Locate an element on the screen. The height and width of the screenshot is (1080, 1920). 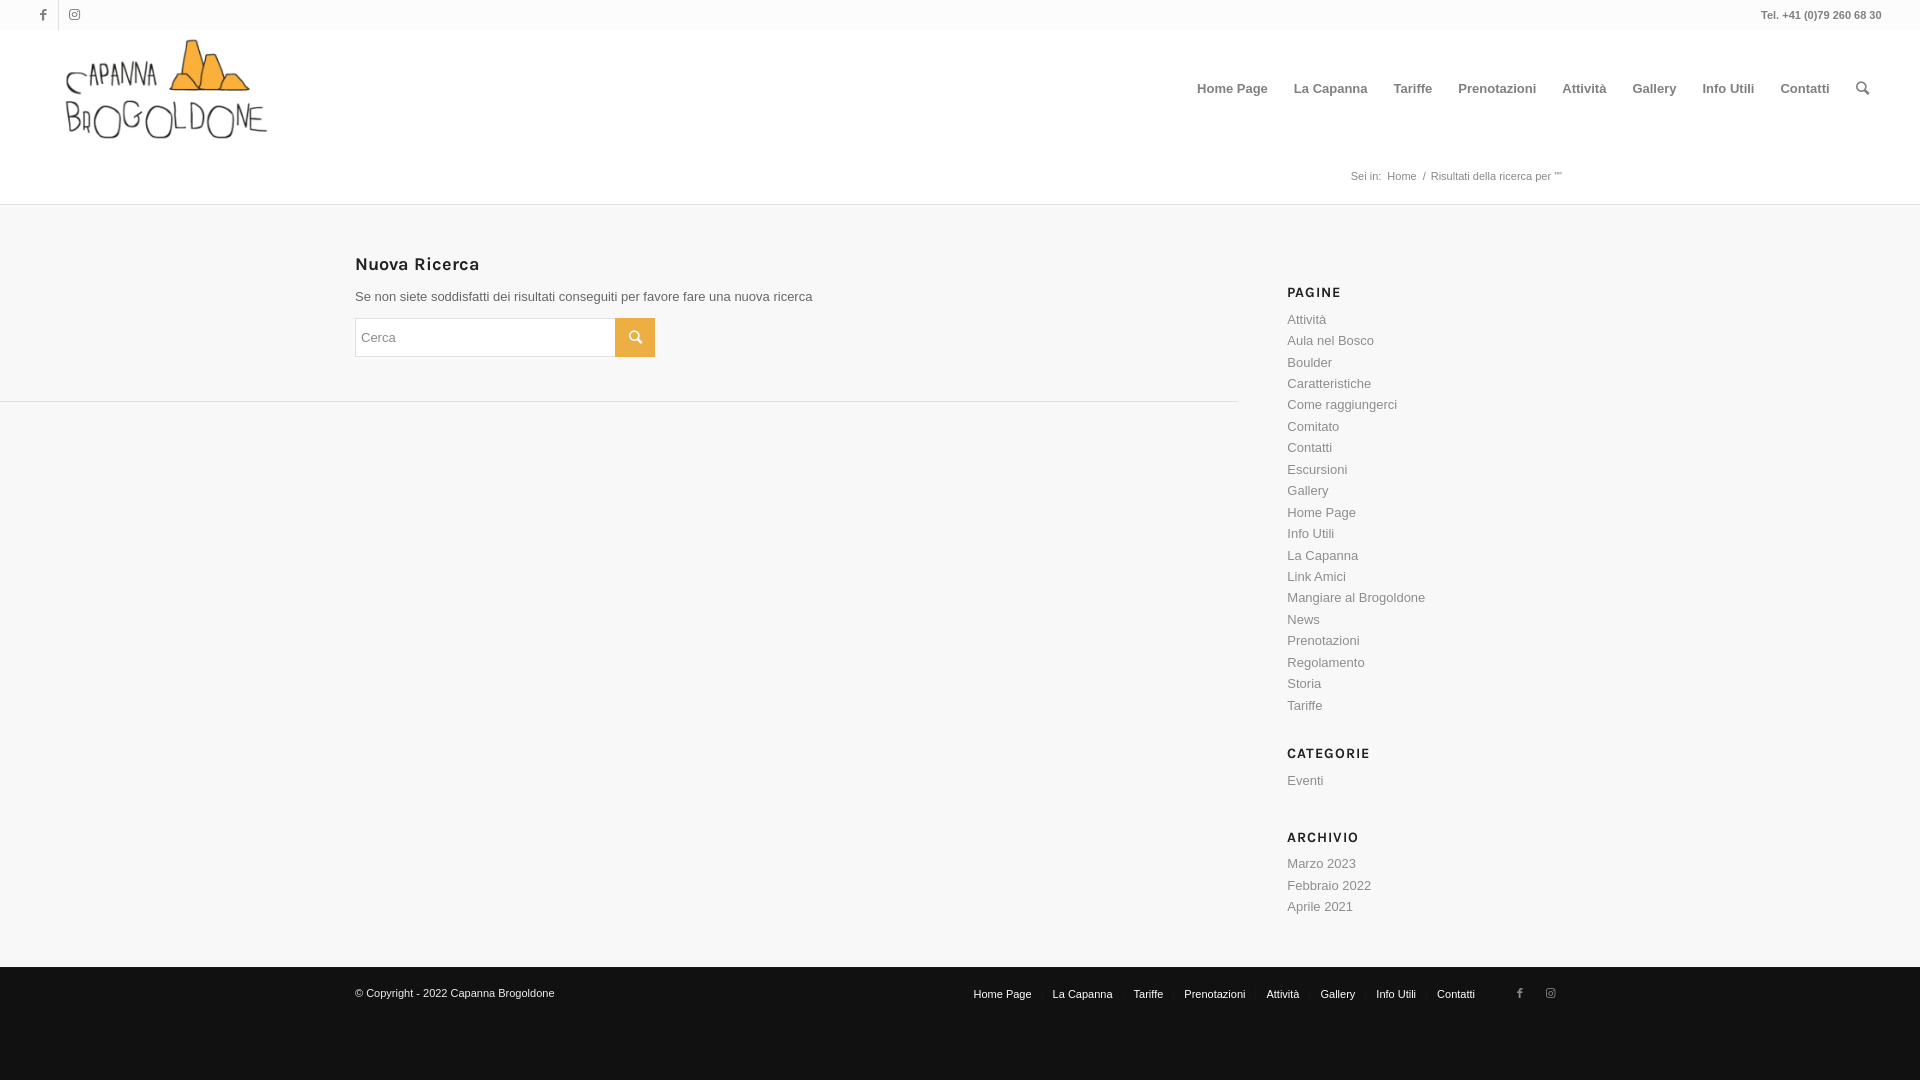
'Instagram' is located at coordinates (73, 15).